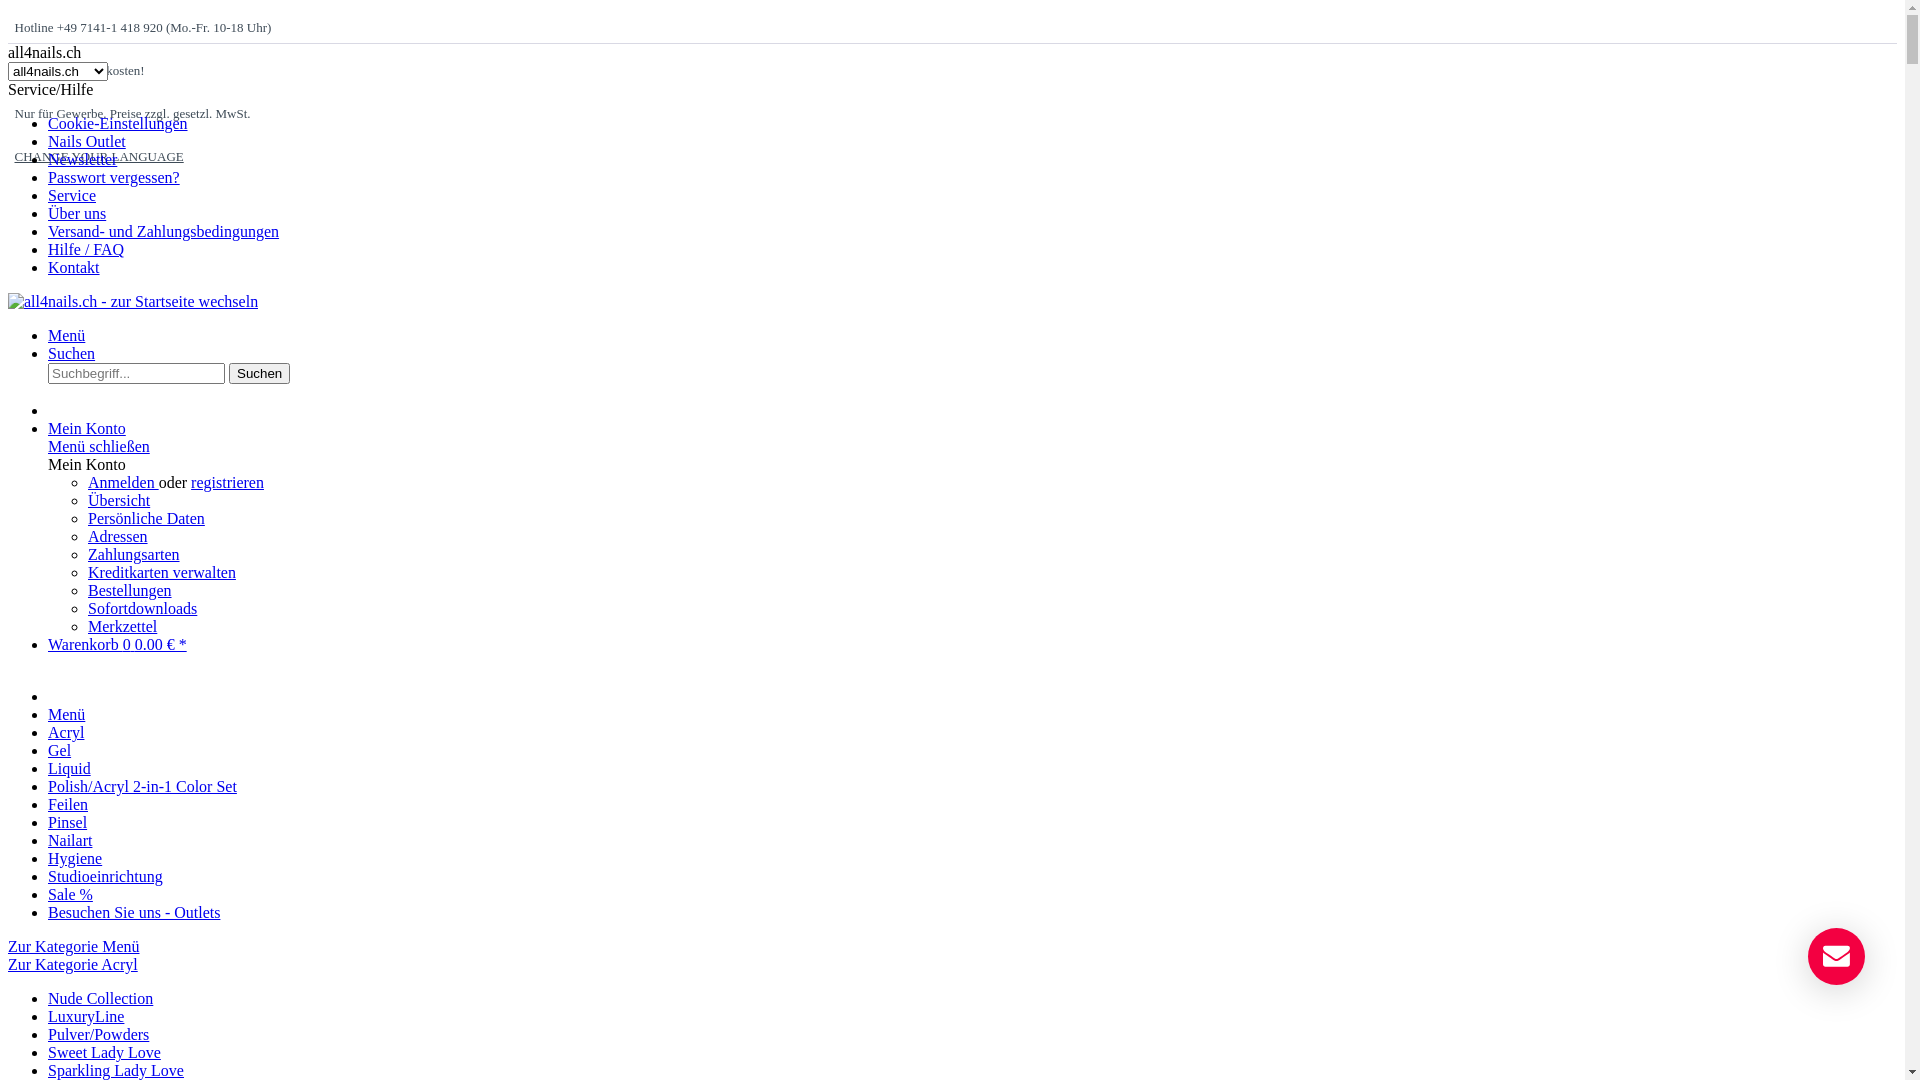  What do you see at coordinates (67, 803) in the screenshot?
I see `'Feilen'` at bounding box center [67, 803].